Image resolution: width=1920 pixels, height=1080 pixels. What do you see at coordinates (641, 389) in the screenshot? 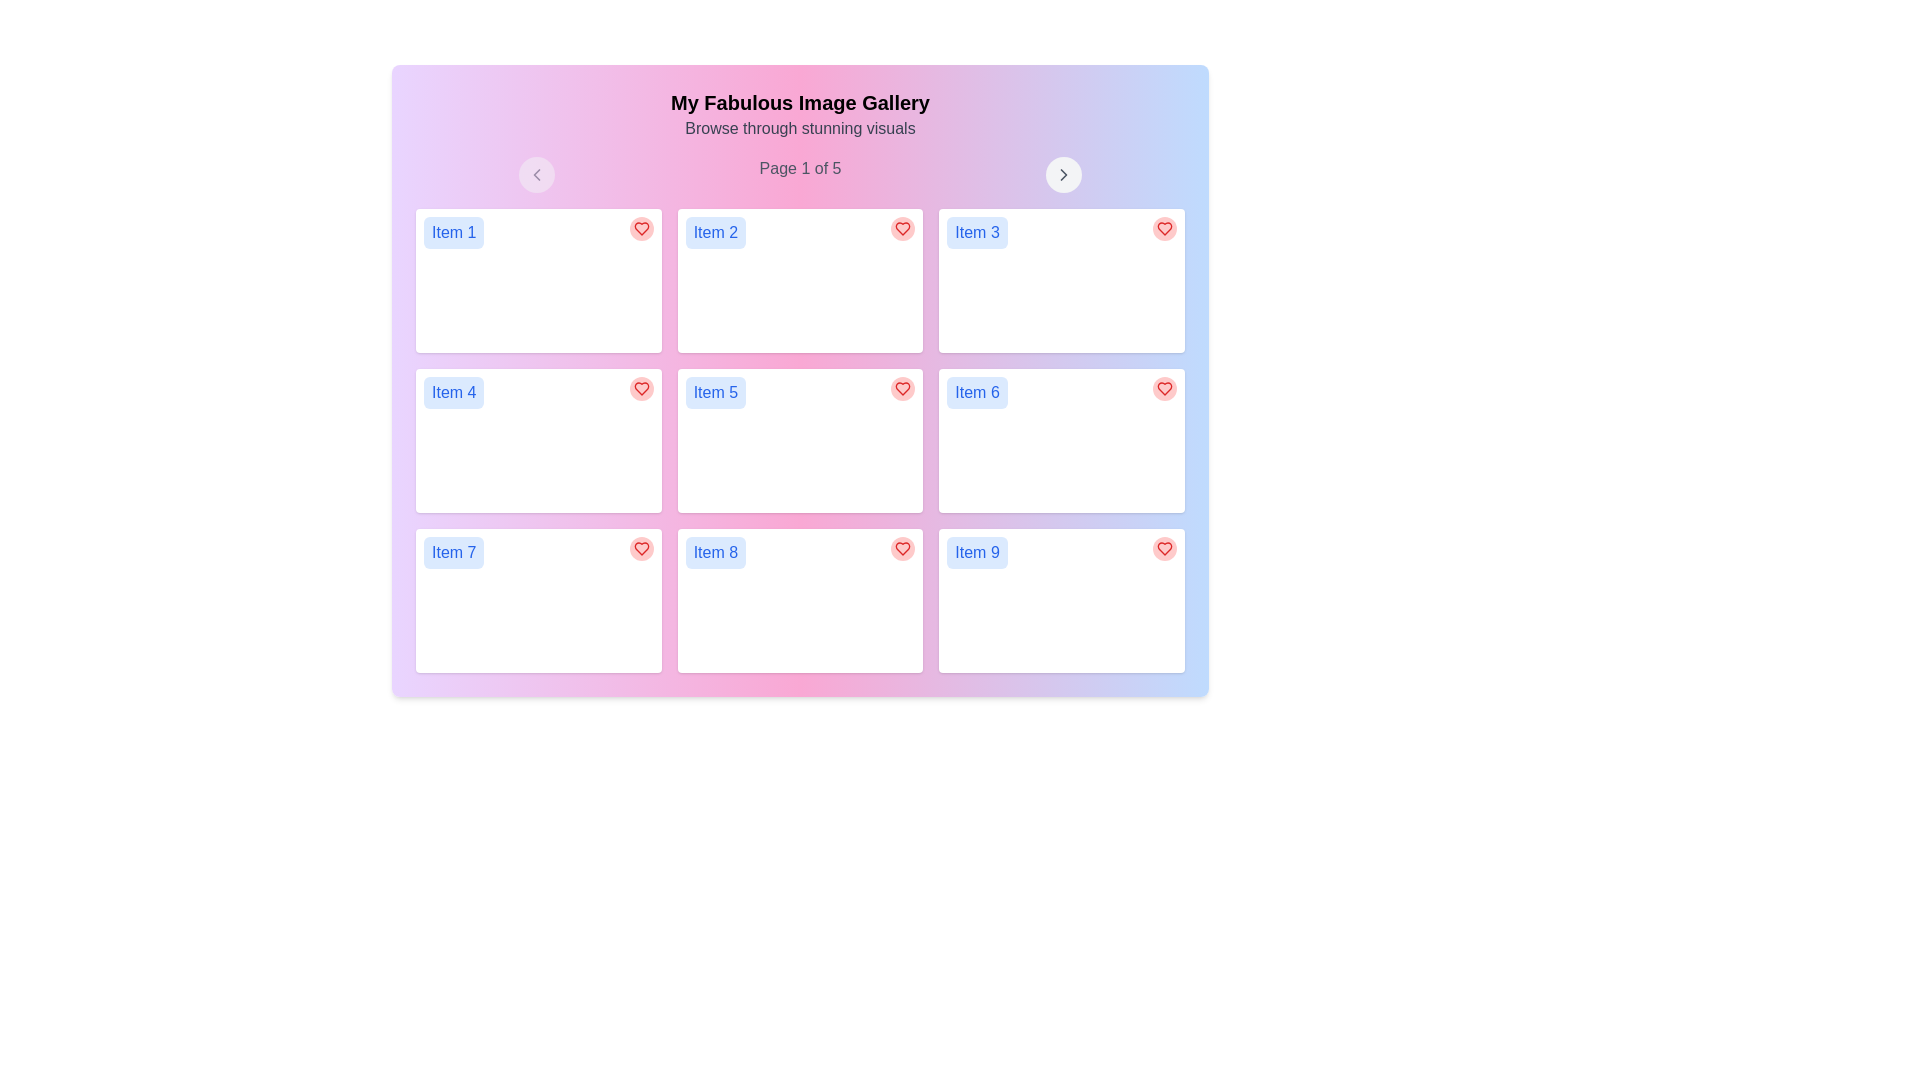
I see `the small circular button with a red background and a heart icon in the top-right corner of the 'Item 4' card` at bounding box center [641, 389].